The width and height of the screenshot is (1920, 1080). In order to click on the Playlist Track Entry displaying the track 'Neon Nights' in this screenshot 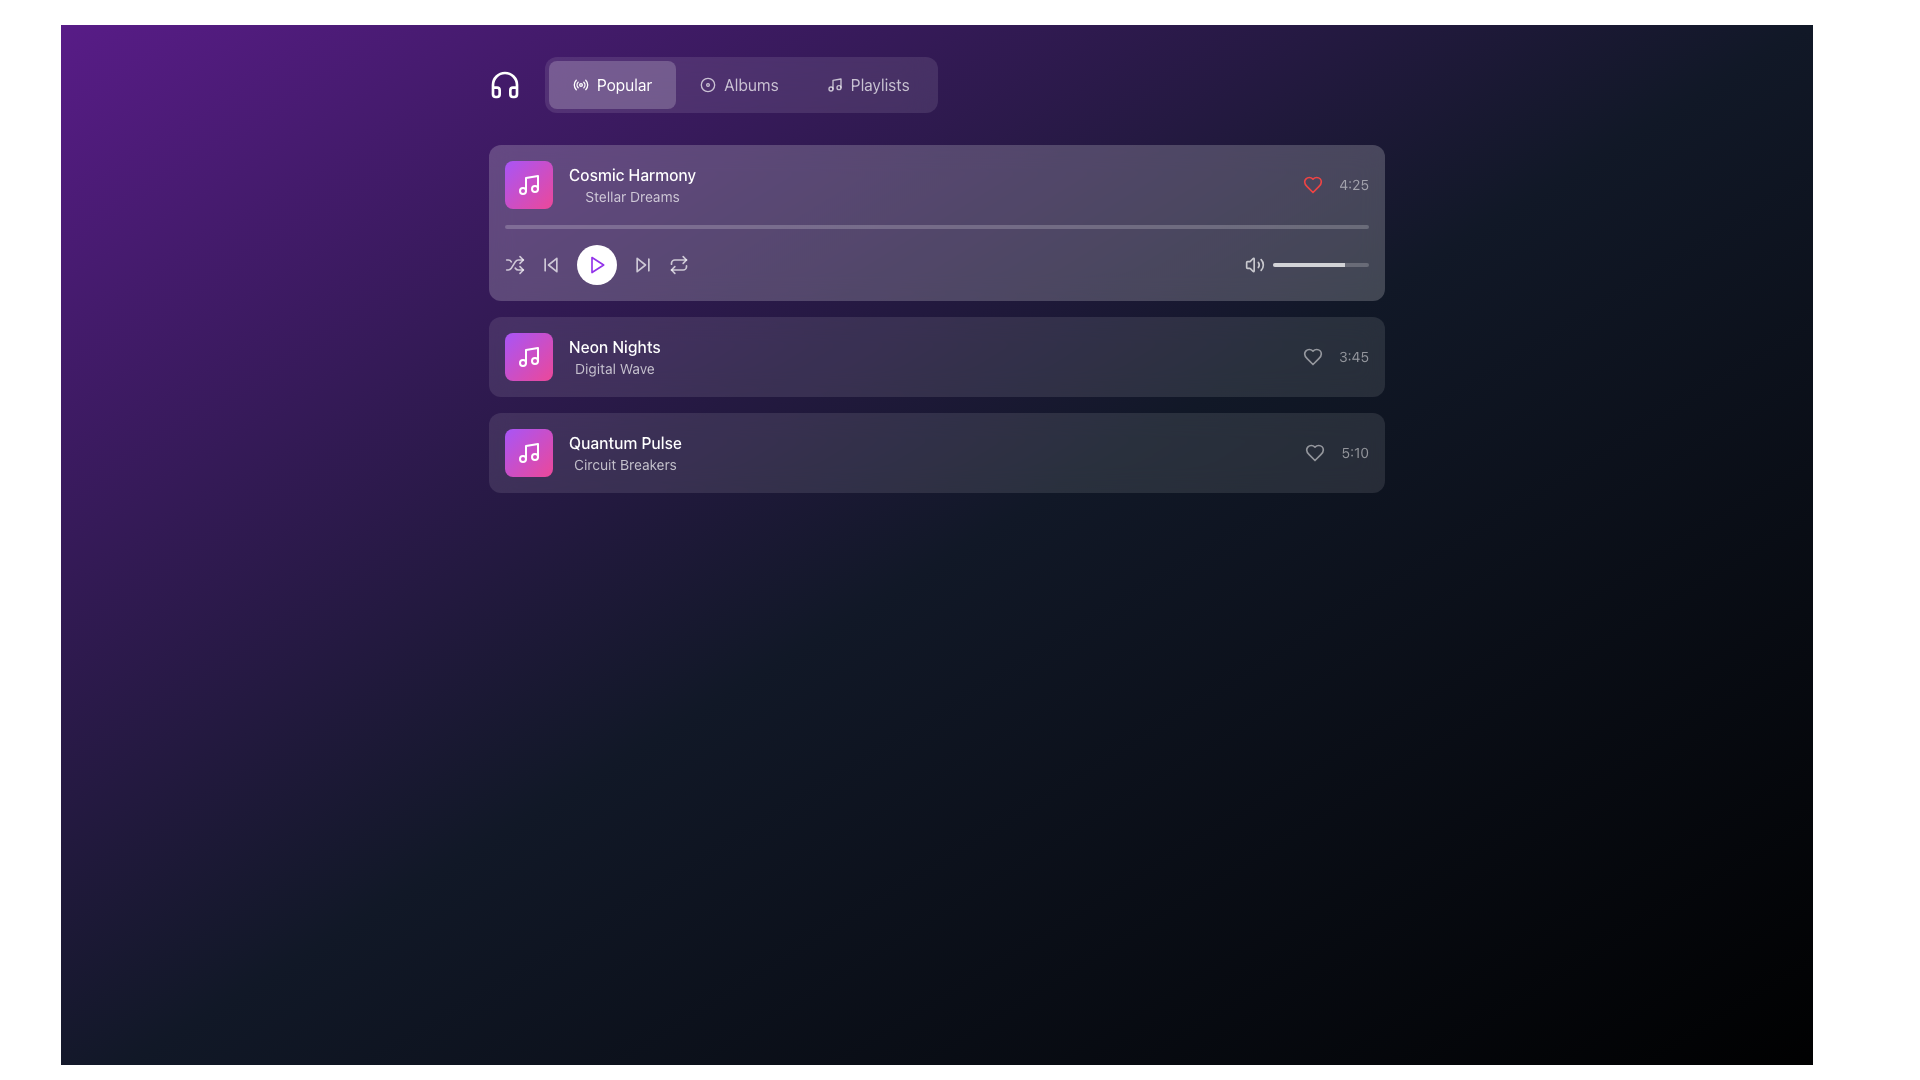, I will do `click(935, 356)`.